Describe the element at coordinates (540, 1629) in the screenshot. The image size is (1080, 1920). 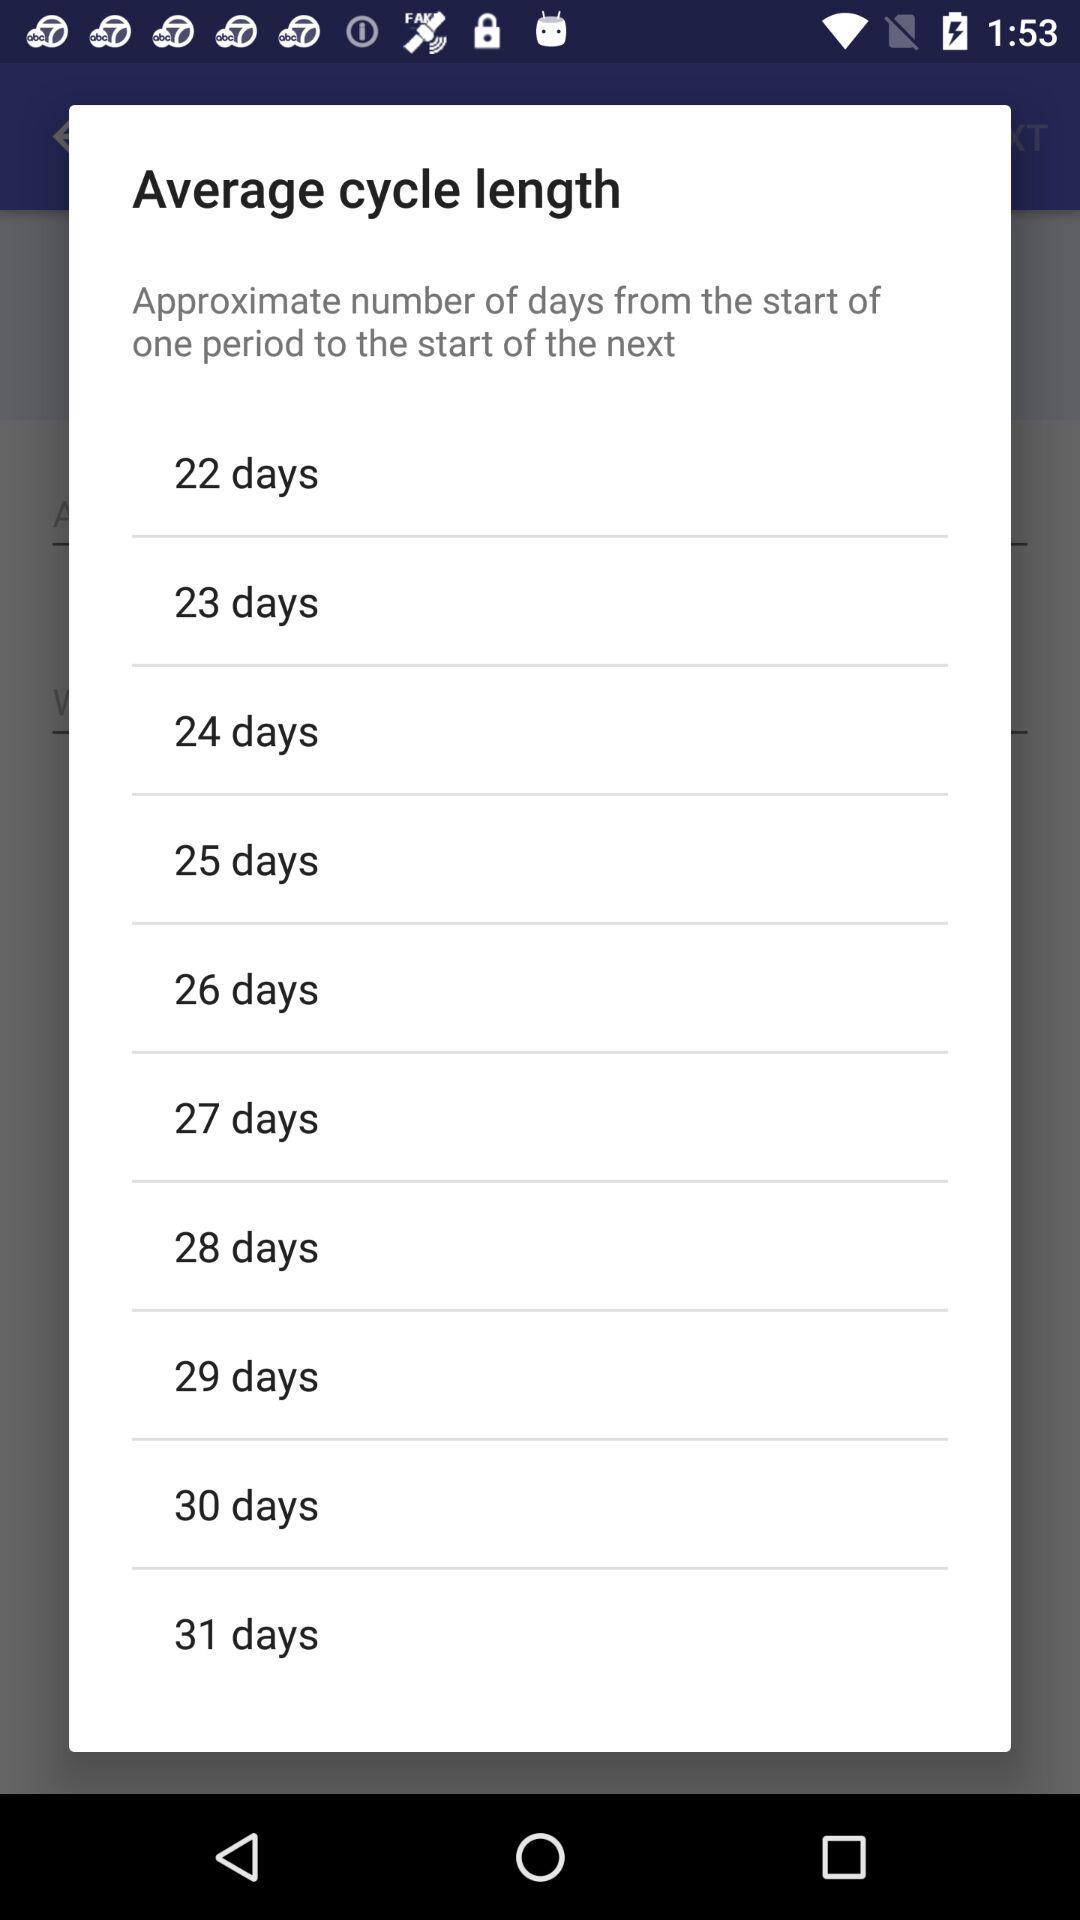
I see `item below the 30 days icon` at that location.